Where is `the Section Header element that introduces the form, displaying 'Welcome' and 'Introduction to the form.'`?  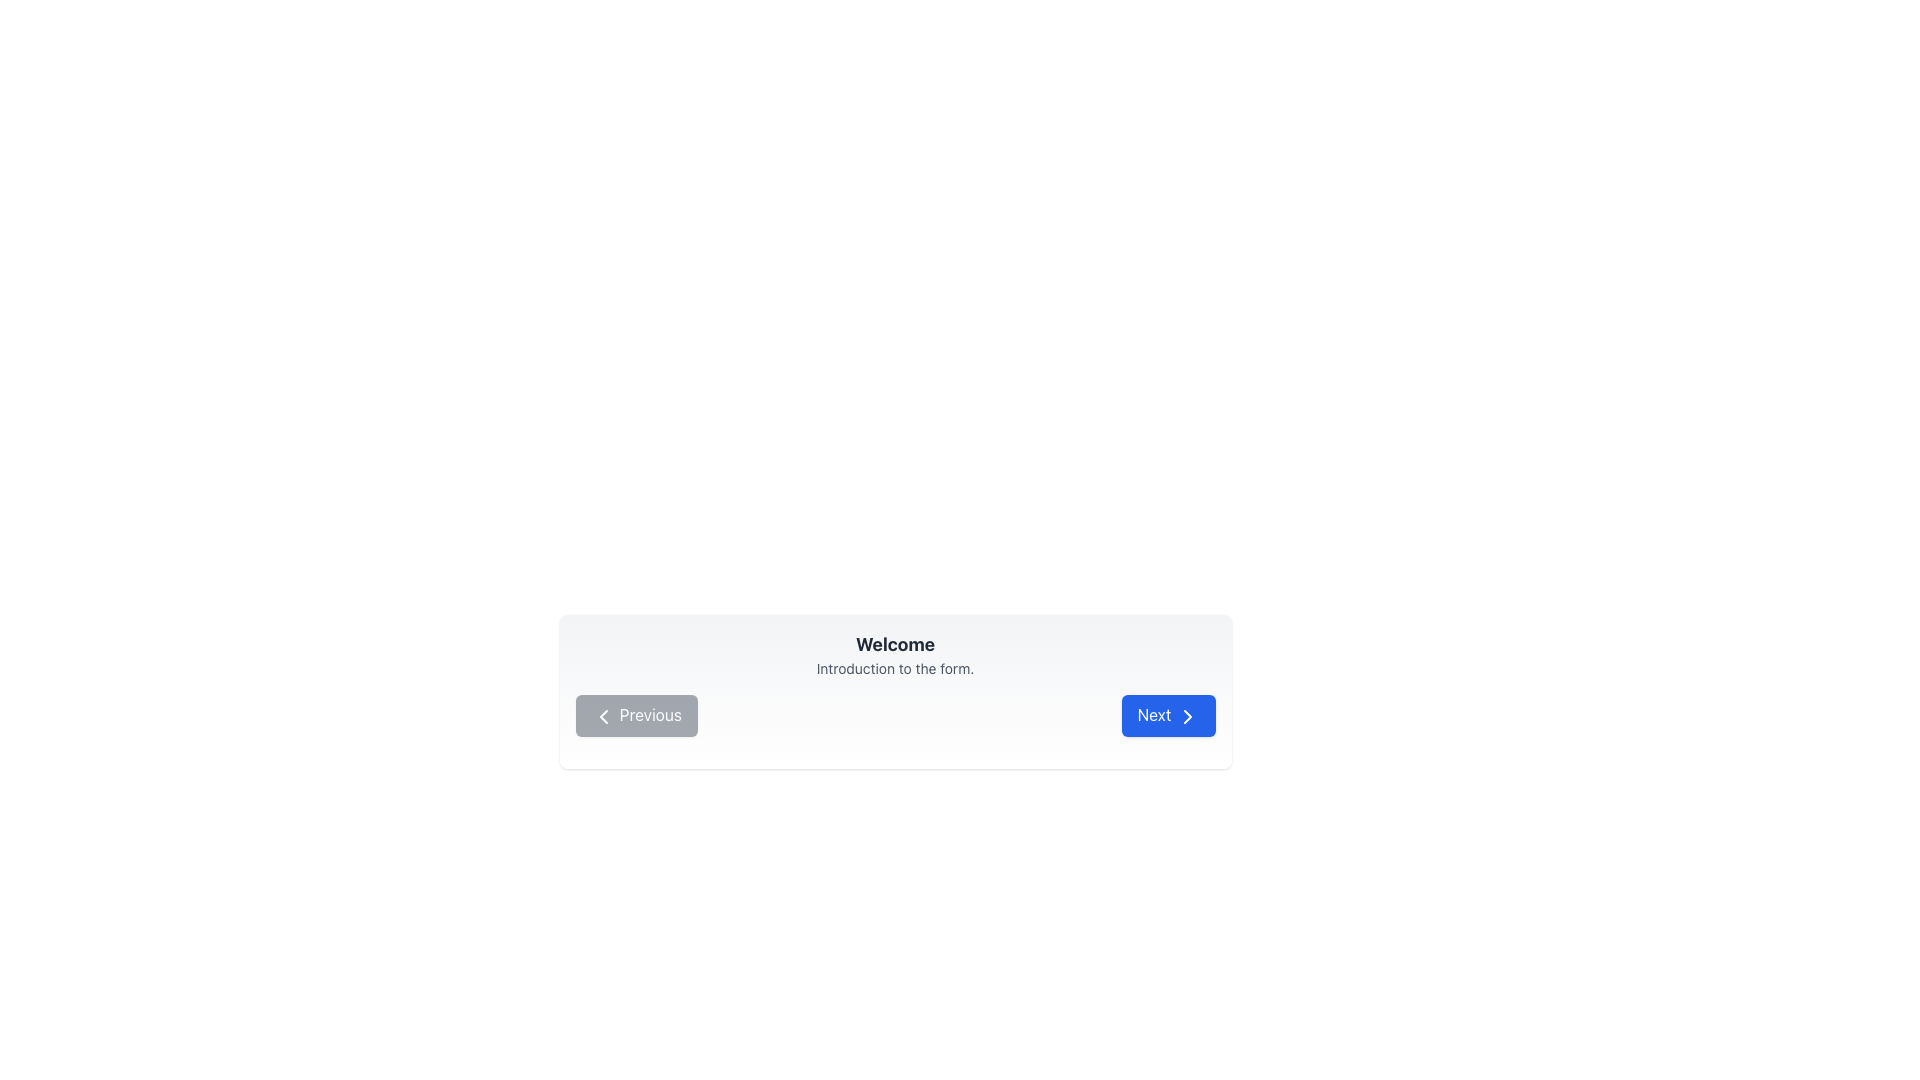
the Section Header element that introduces the form, displaying 'Welcome' and 'Introduction to the form.' is located at coordinates (894, 655).